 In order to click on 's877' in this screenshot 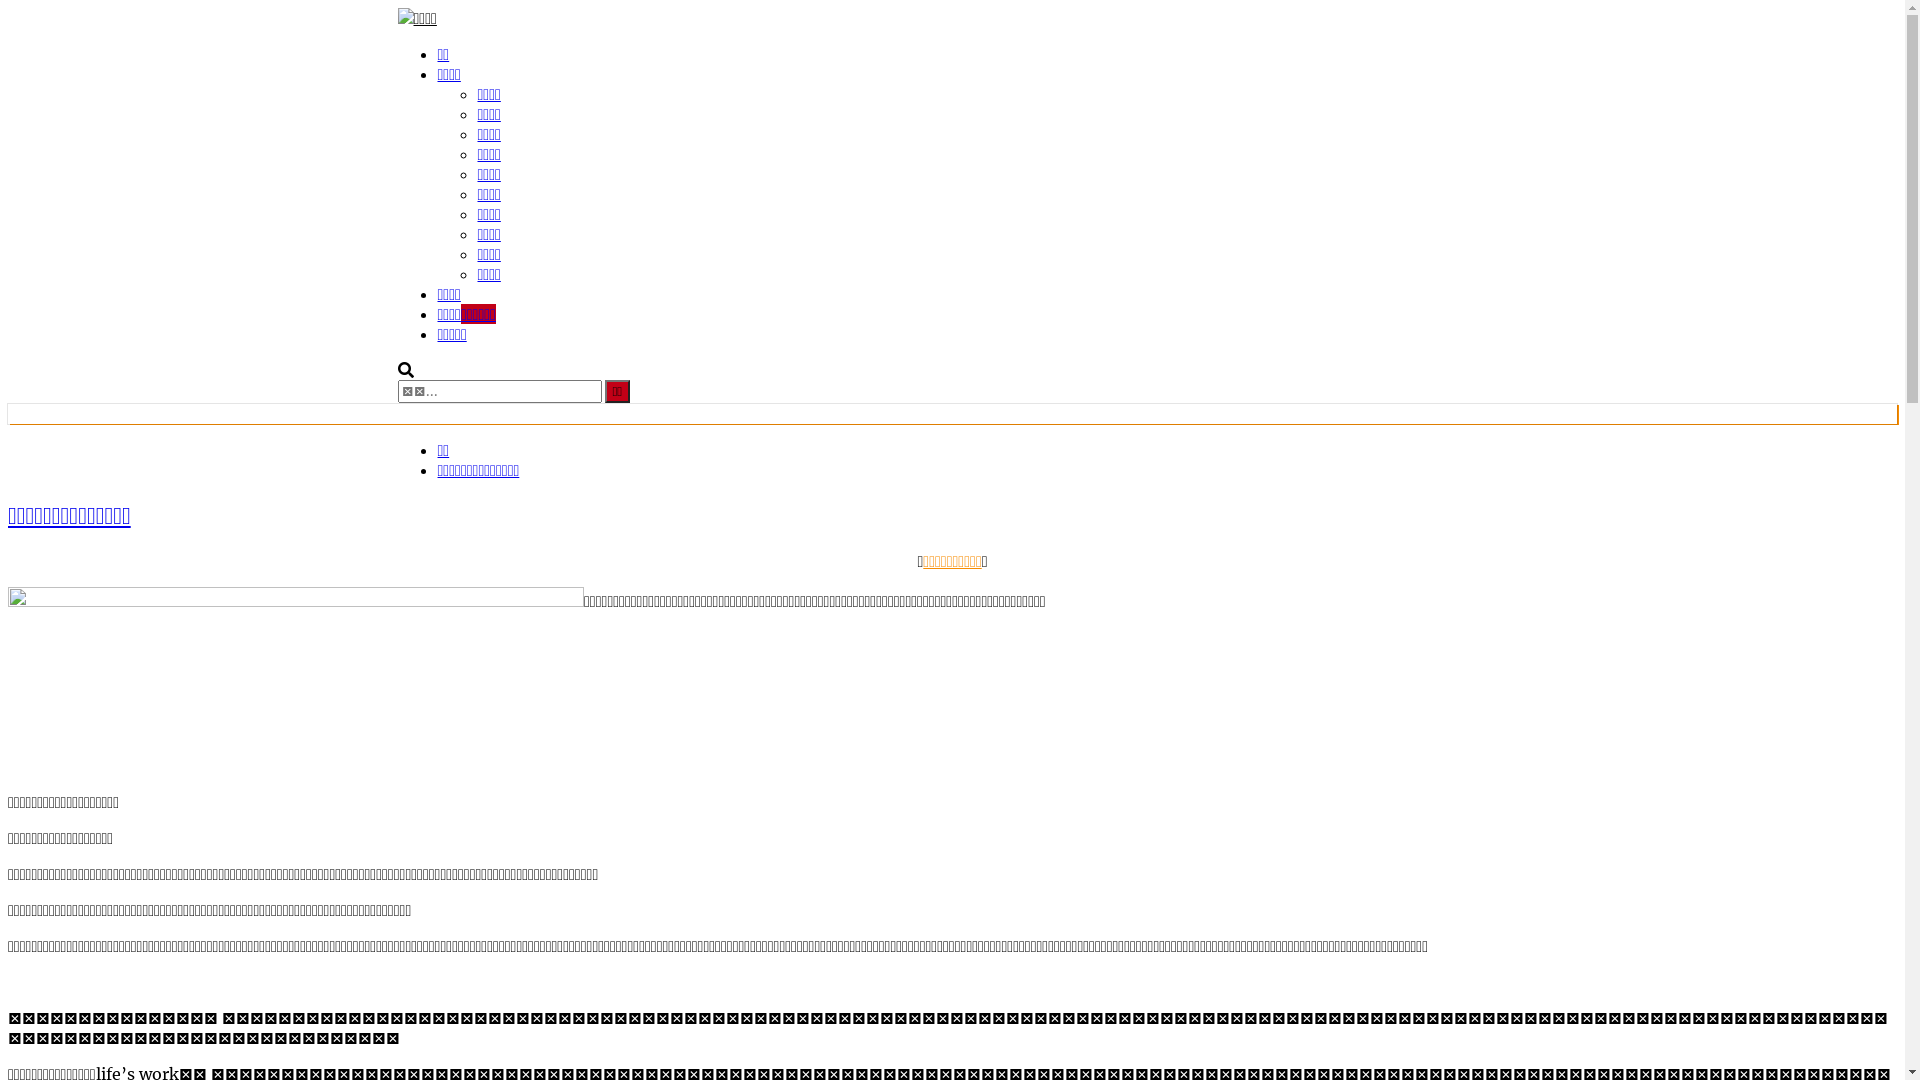, I will do `click(295, 680)`.